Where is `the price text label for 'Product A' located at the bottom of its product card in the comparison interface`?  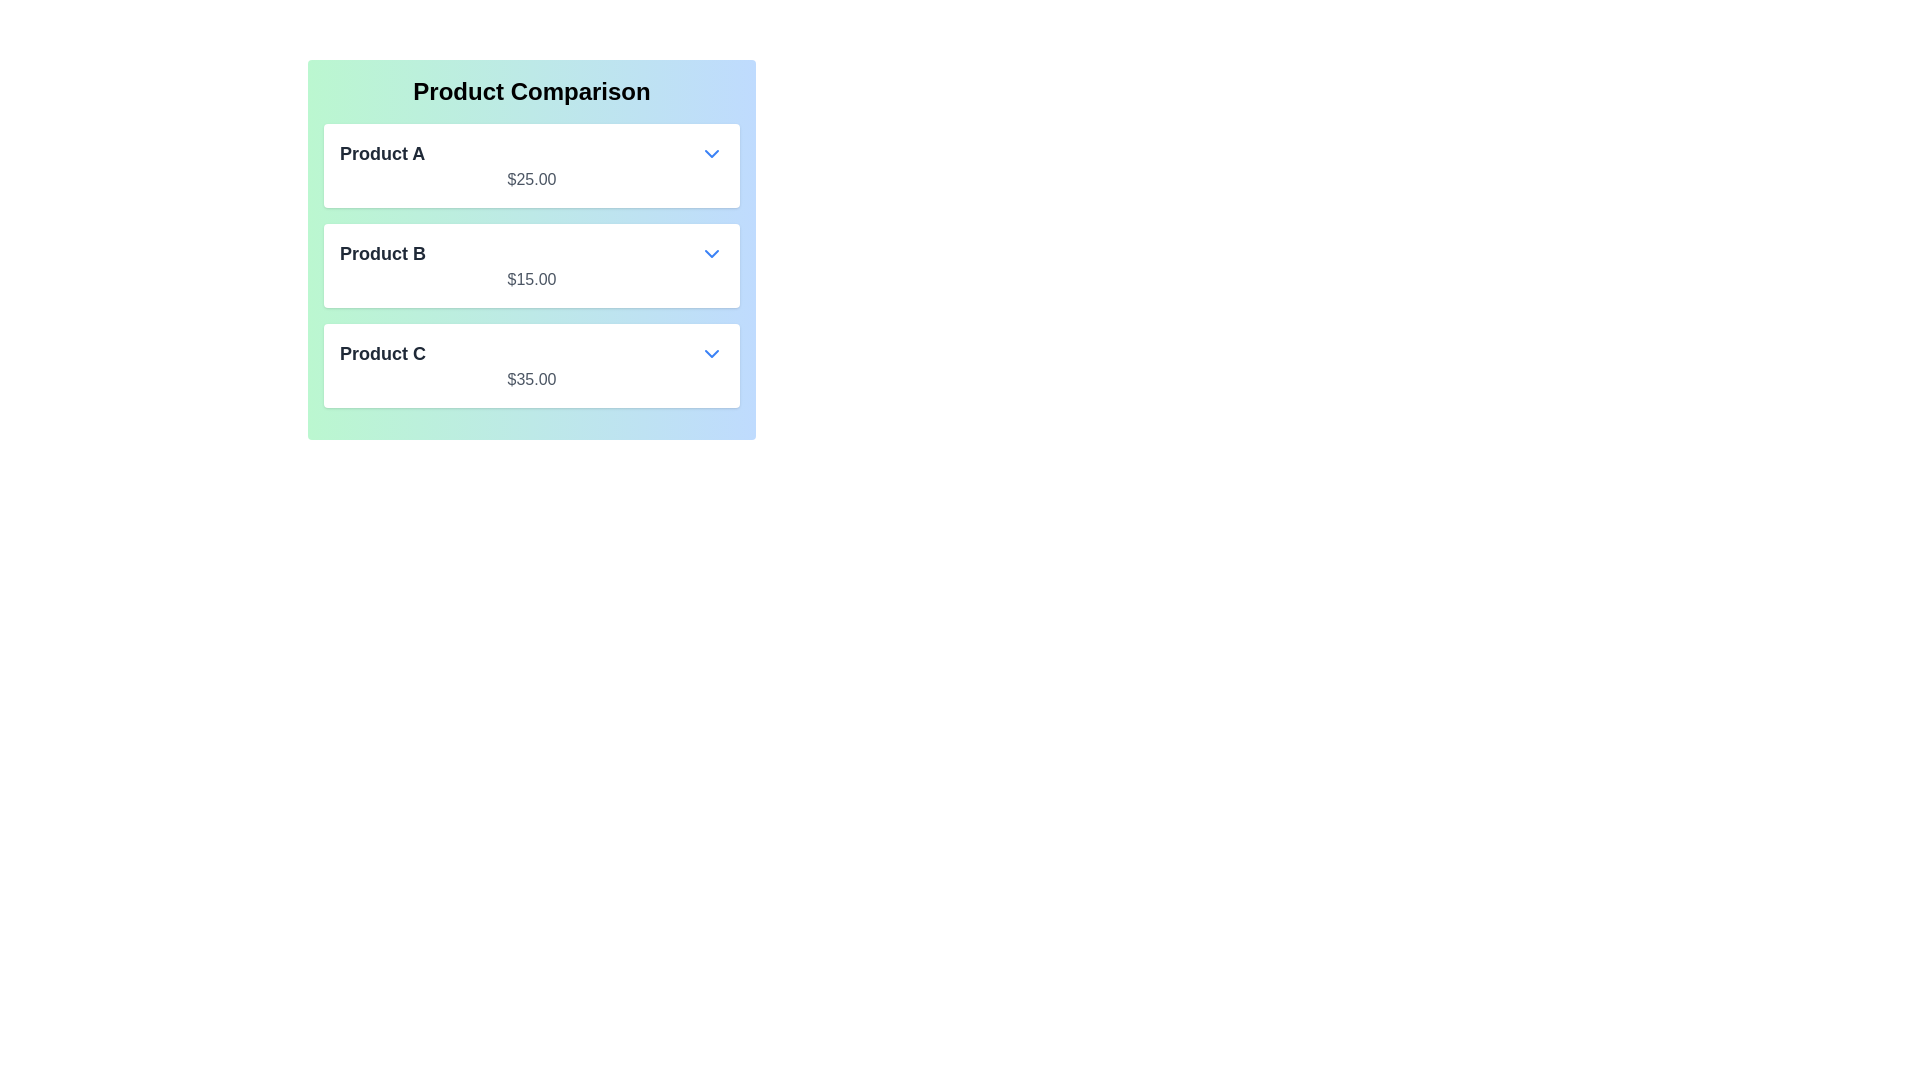
the price text label for 'Product A' located at the bottom of its product card in the comparison interface is located at coordinates (532, 180).